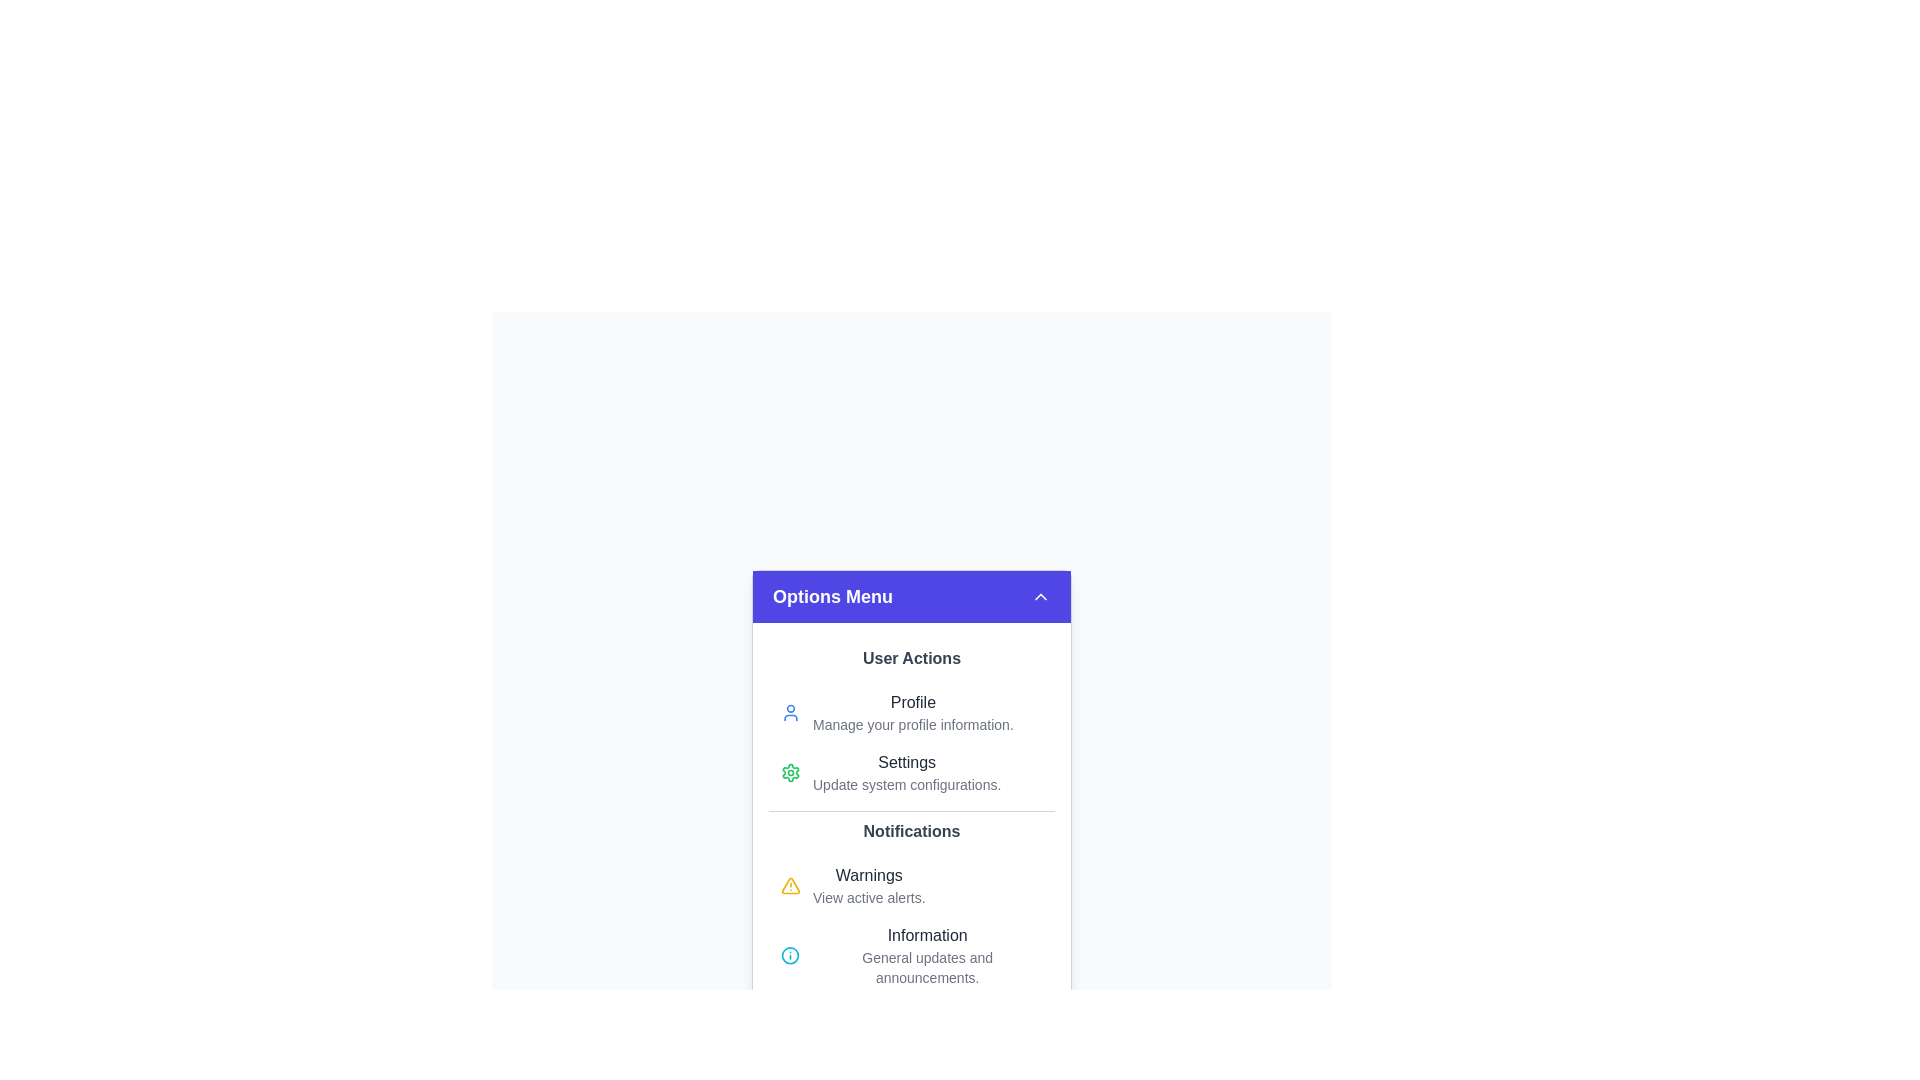  What do you see at coordinates (790, 771) in the screenshot?
I see `the 'Settings' icon located to the left of the text 'Settings Update system configurations.' in the 'User Actions' category of the menu` at bounding box center [790, 771].